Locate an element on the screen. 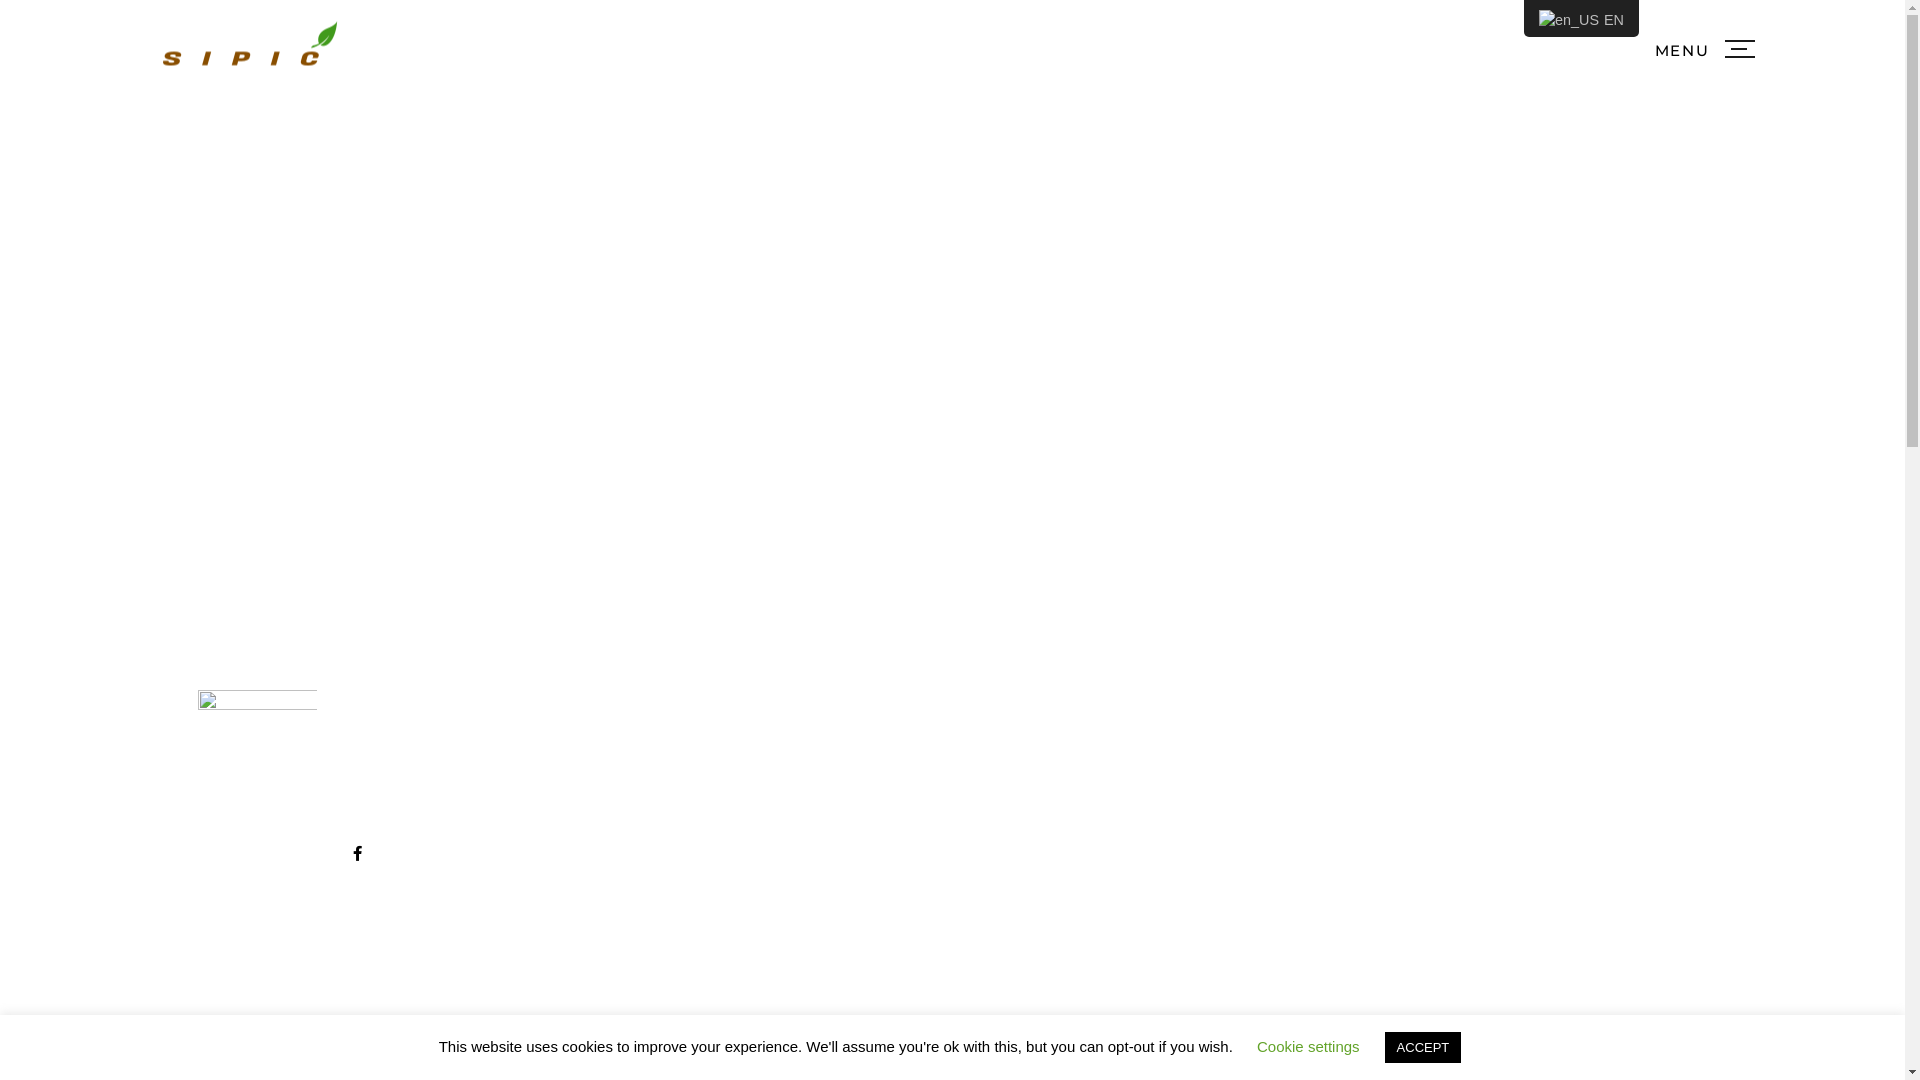 The height and width of the screenshot is (1080, 1920). 'ACCEPT' is located at coordinates (1422, 1046).